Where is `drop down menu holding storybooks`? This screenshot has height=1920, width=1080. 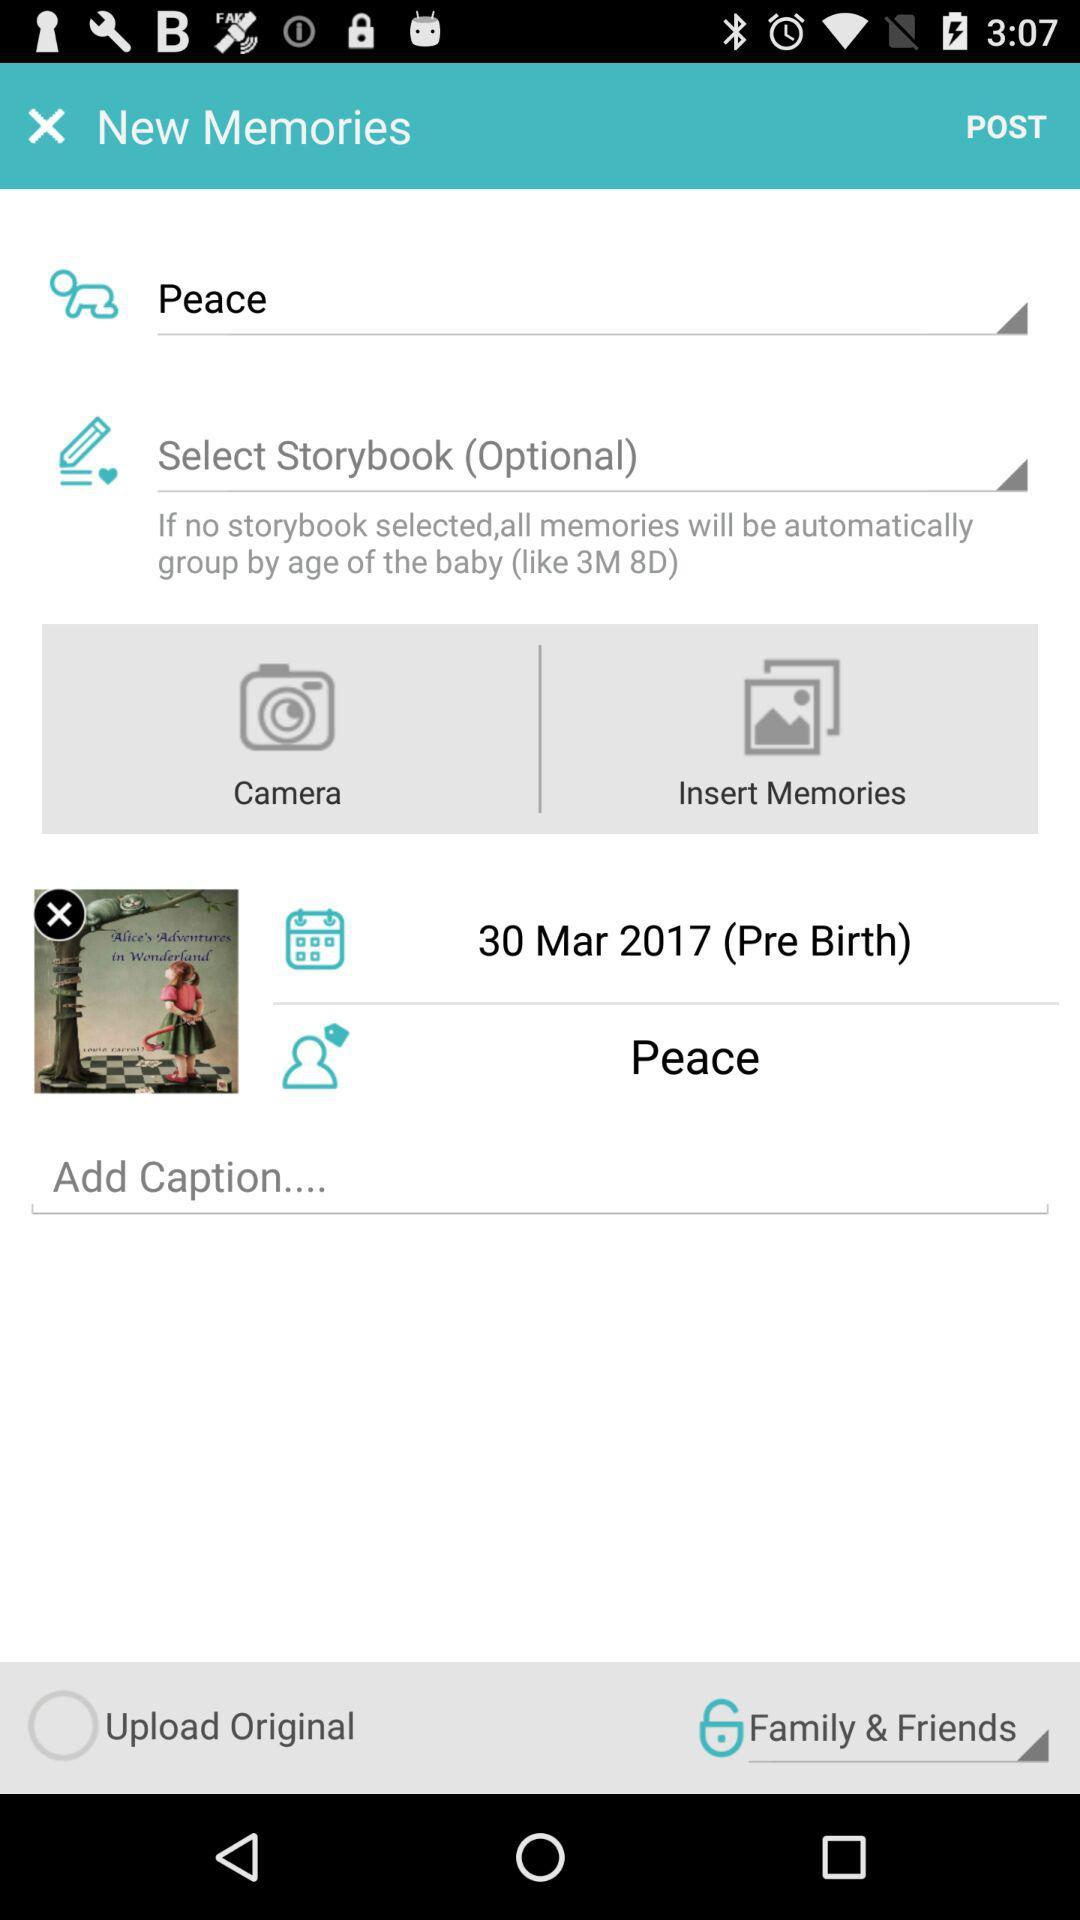 drop down menu holding storybooks is located at coordinates (591, 454).